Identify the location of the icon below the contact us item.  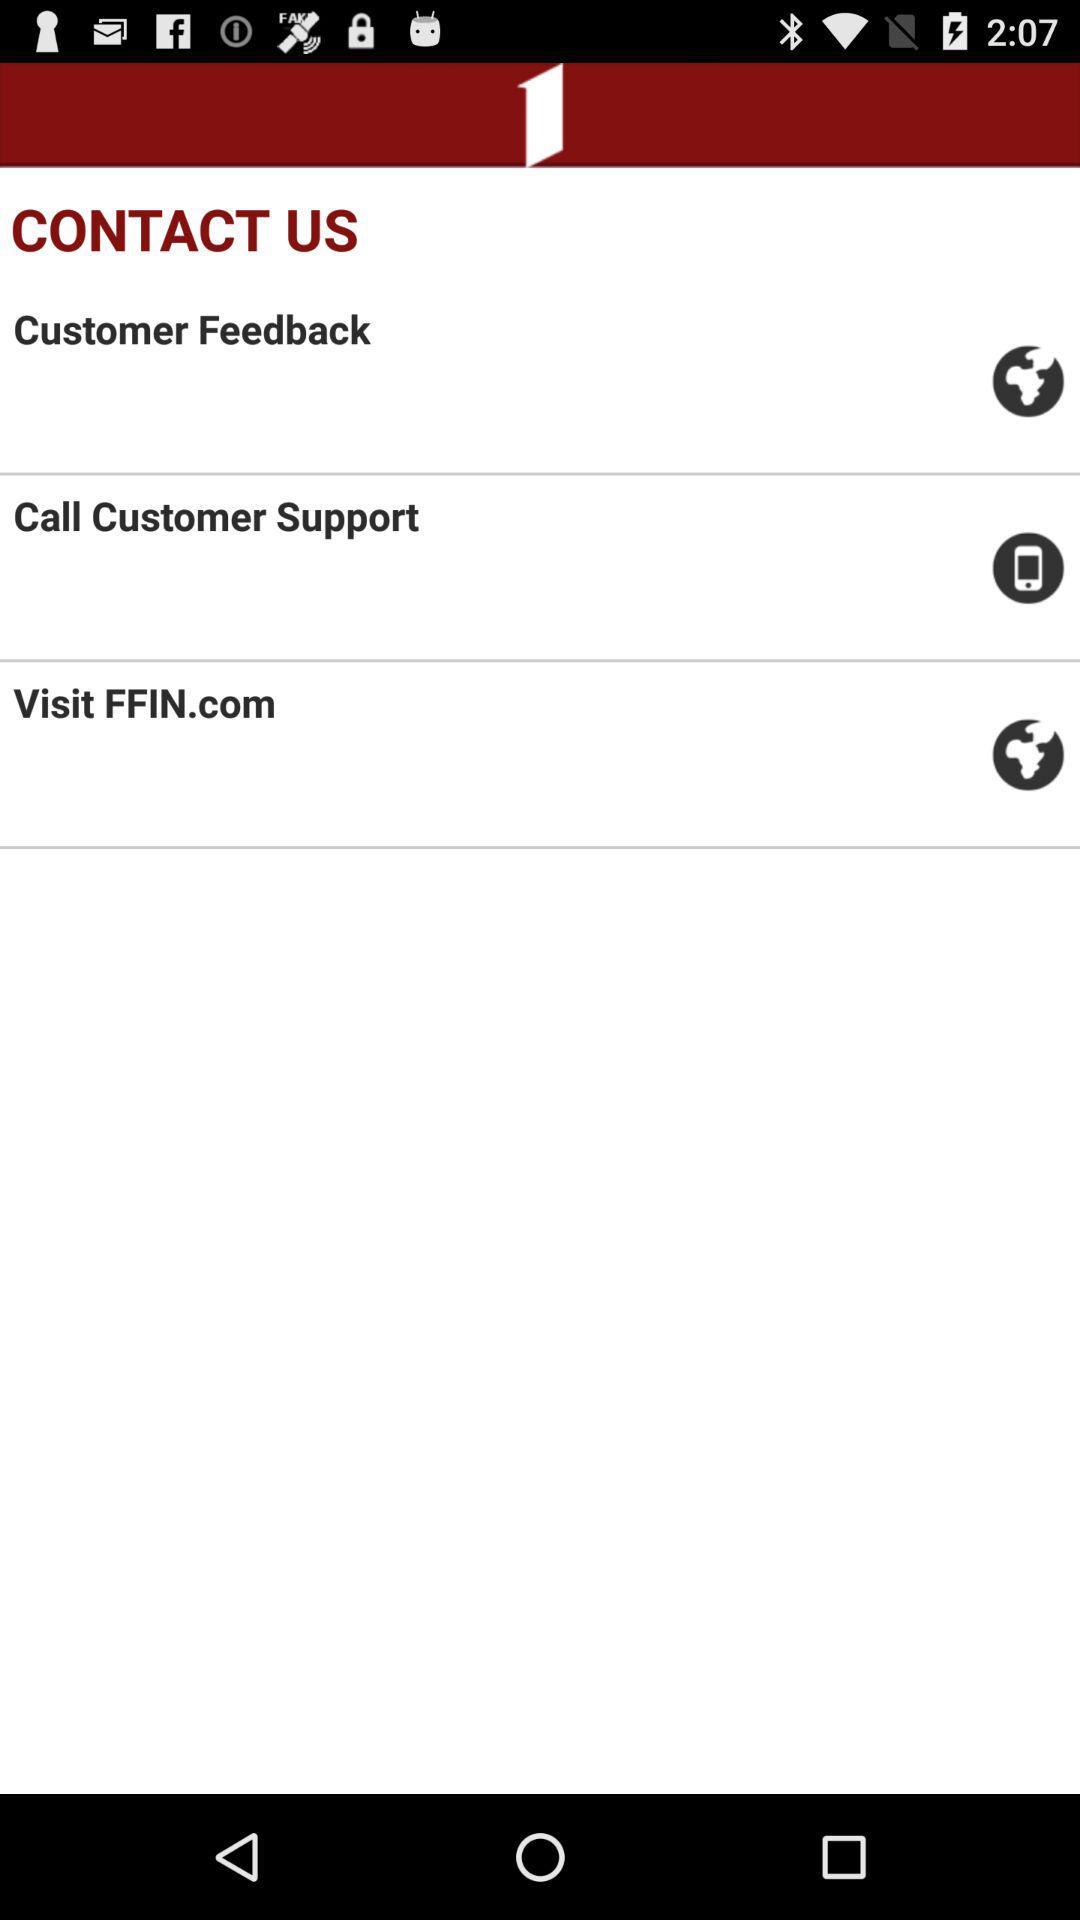
(192, 328).